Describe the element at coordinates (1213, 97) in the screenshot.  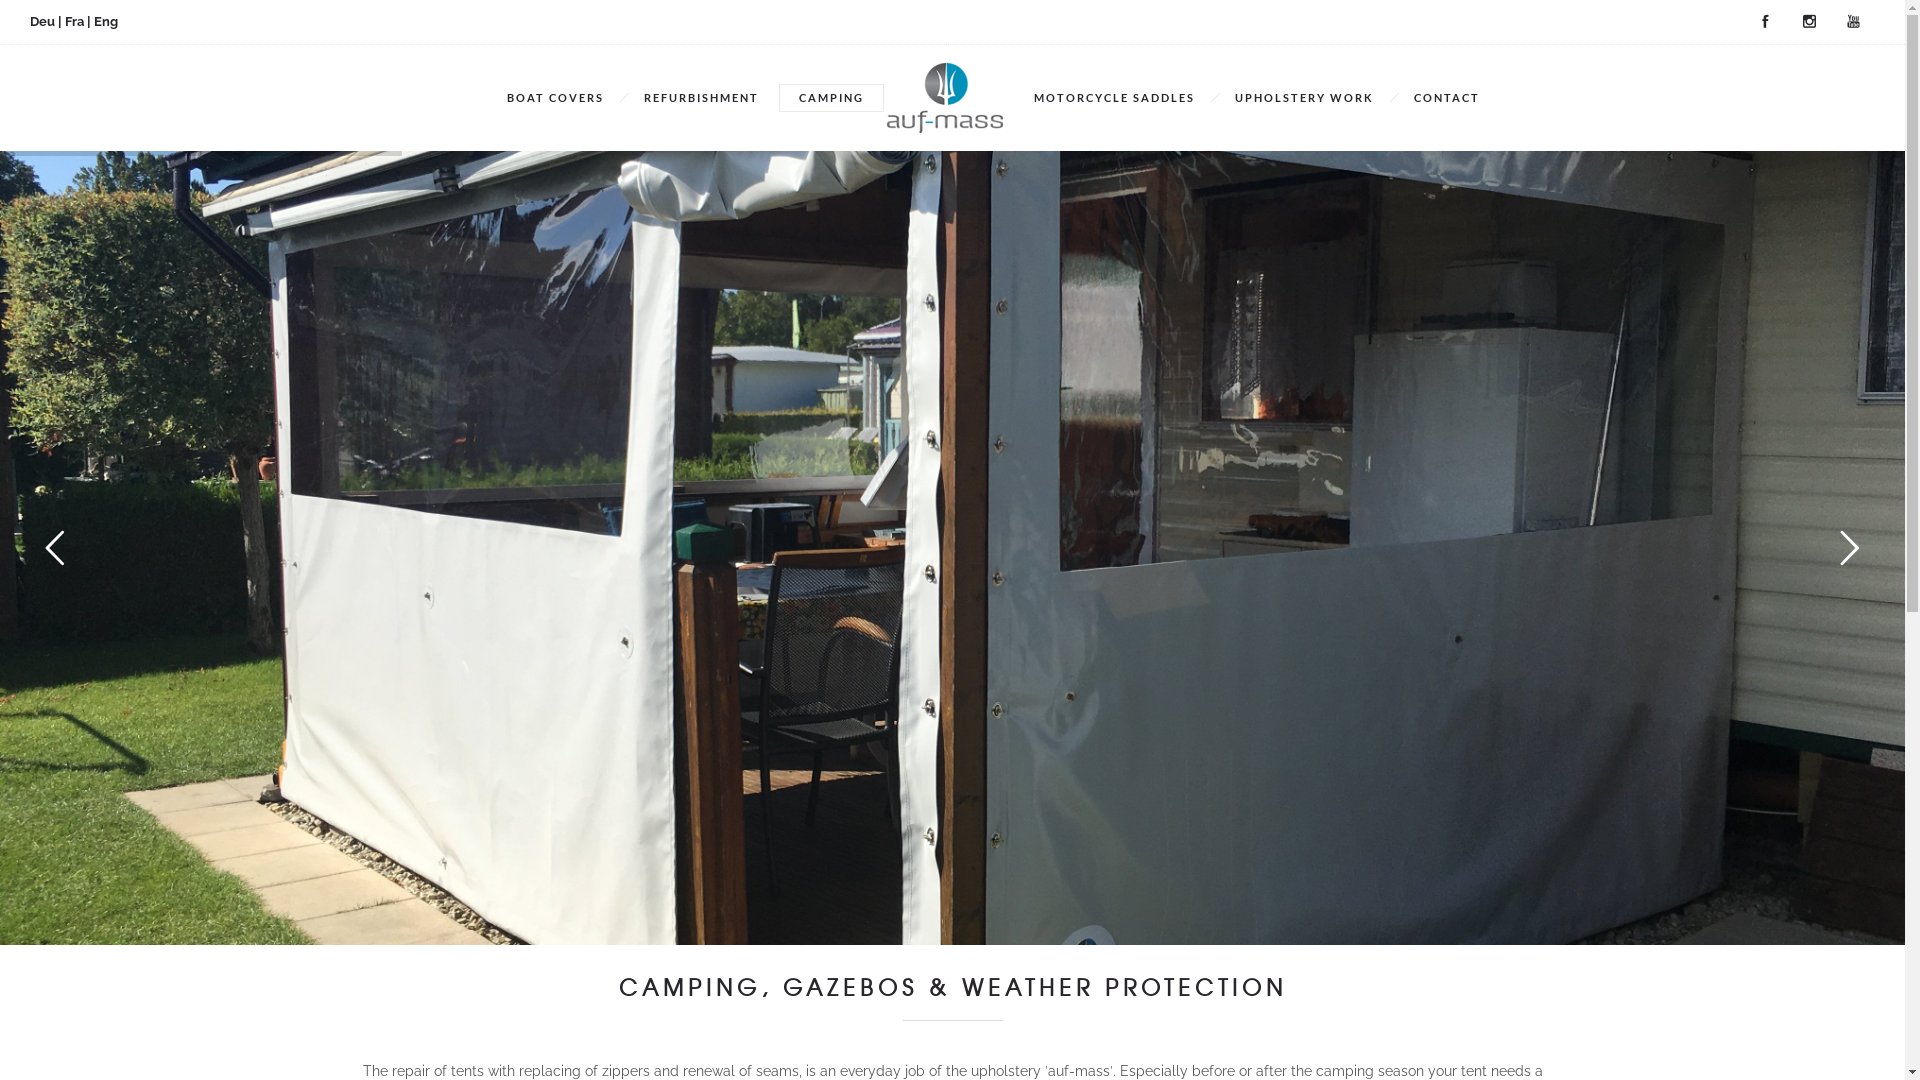
I see `'UPHOLSTERY WORK'` at that location.